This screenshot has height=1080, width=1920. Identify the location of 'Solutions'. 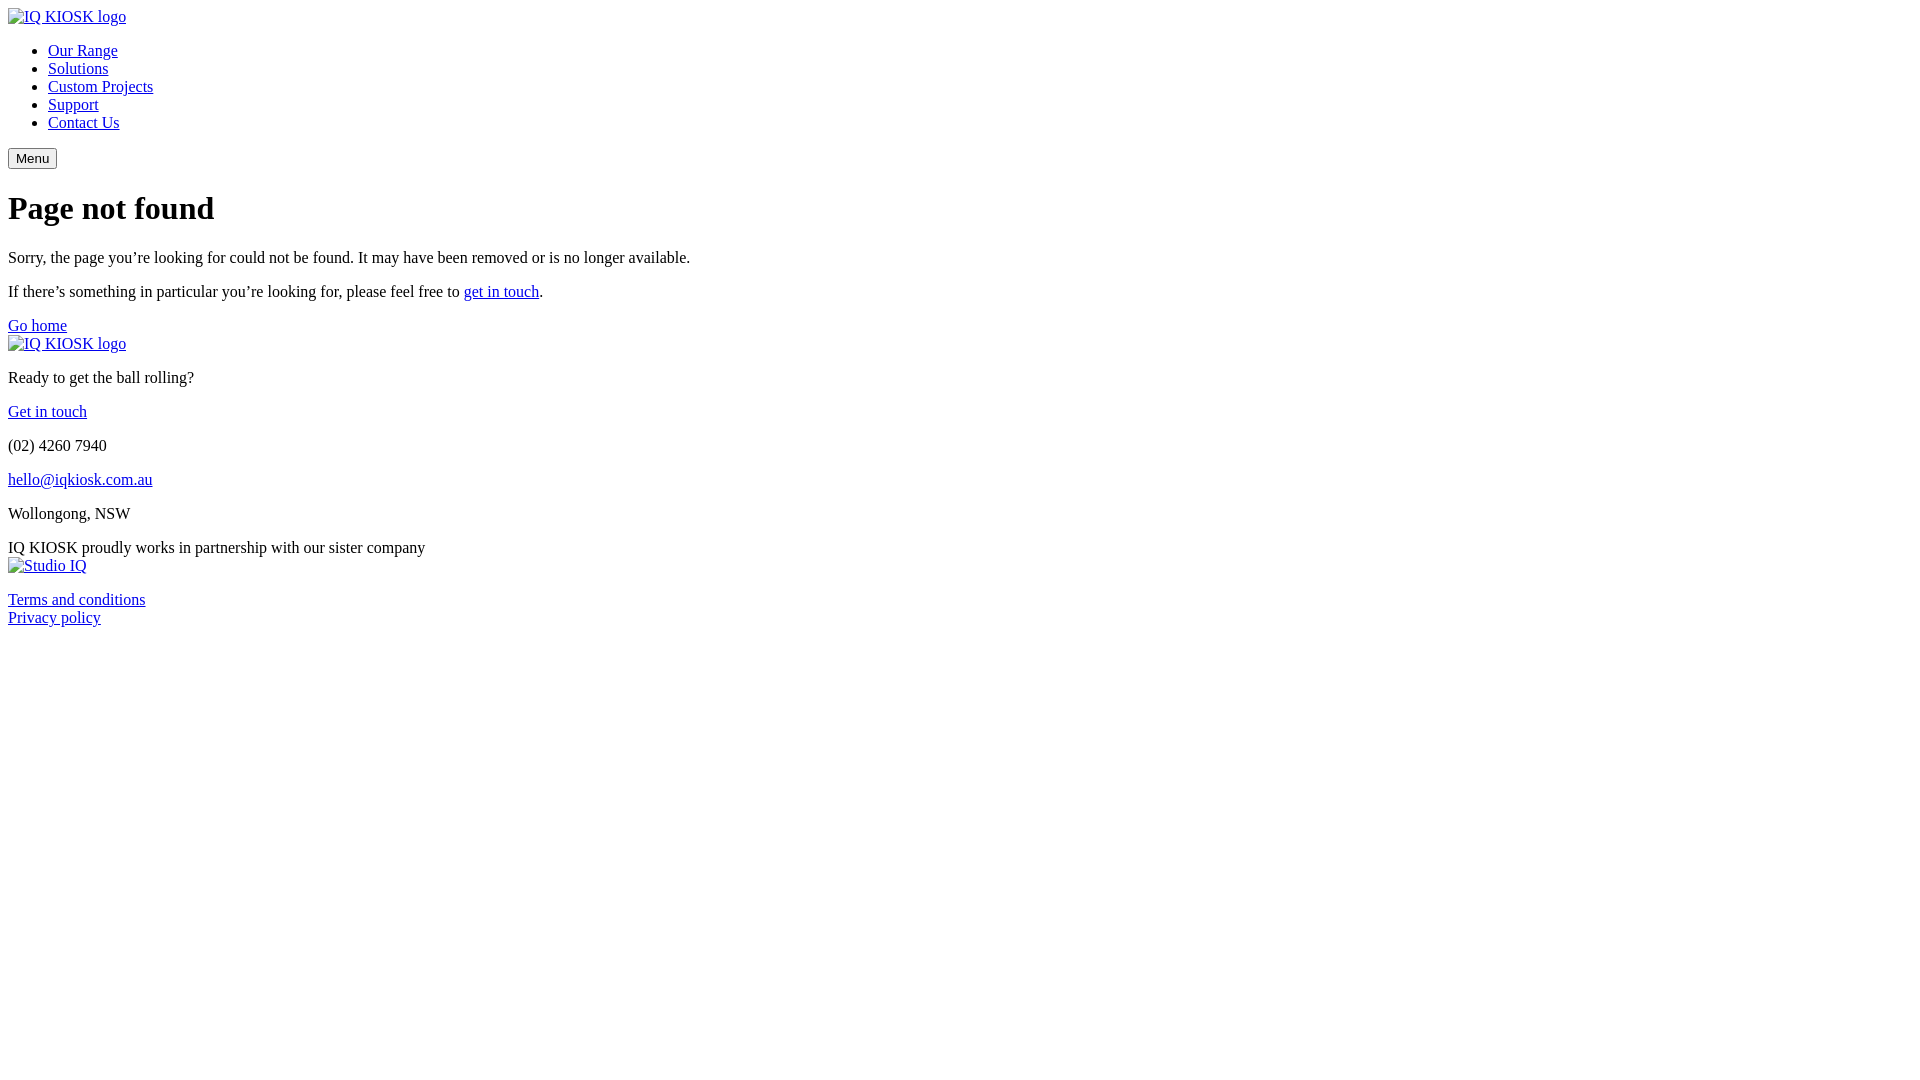
(77, 67).